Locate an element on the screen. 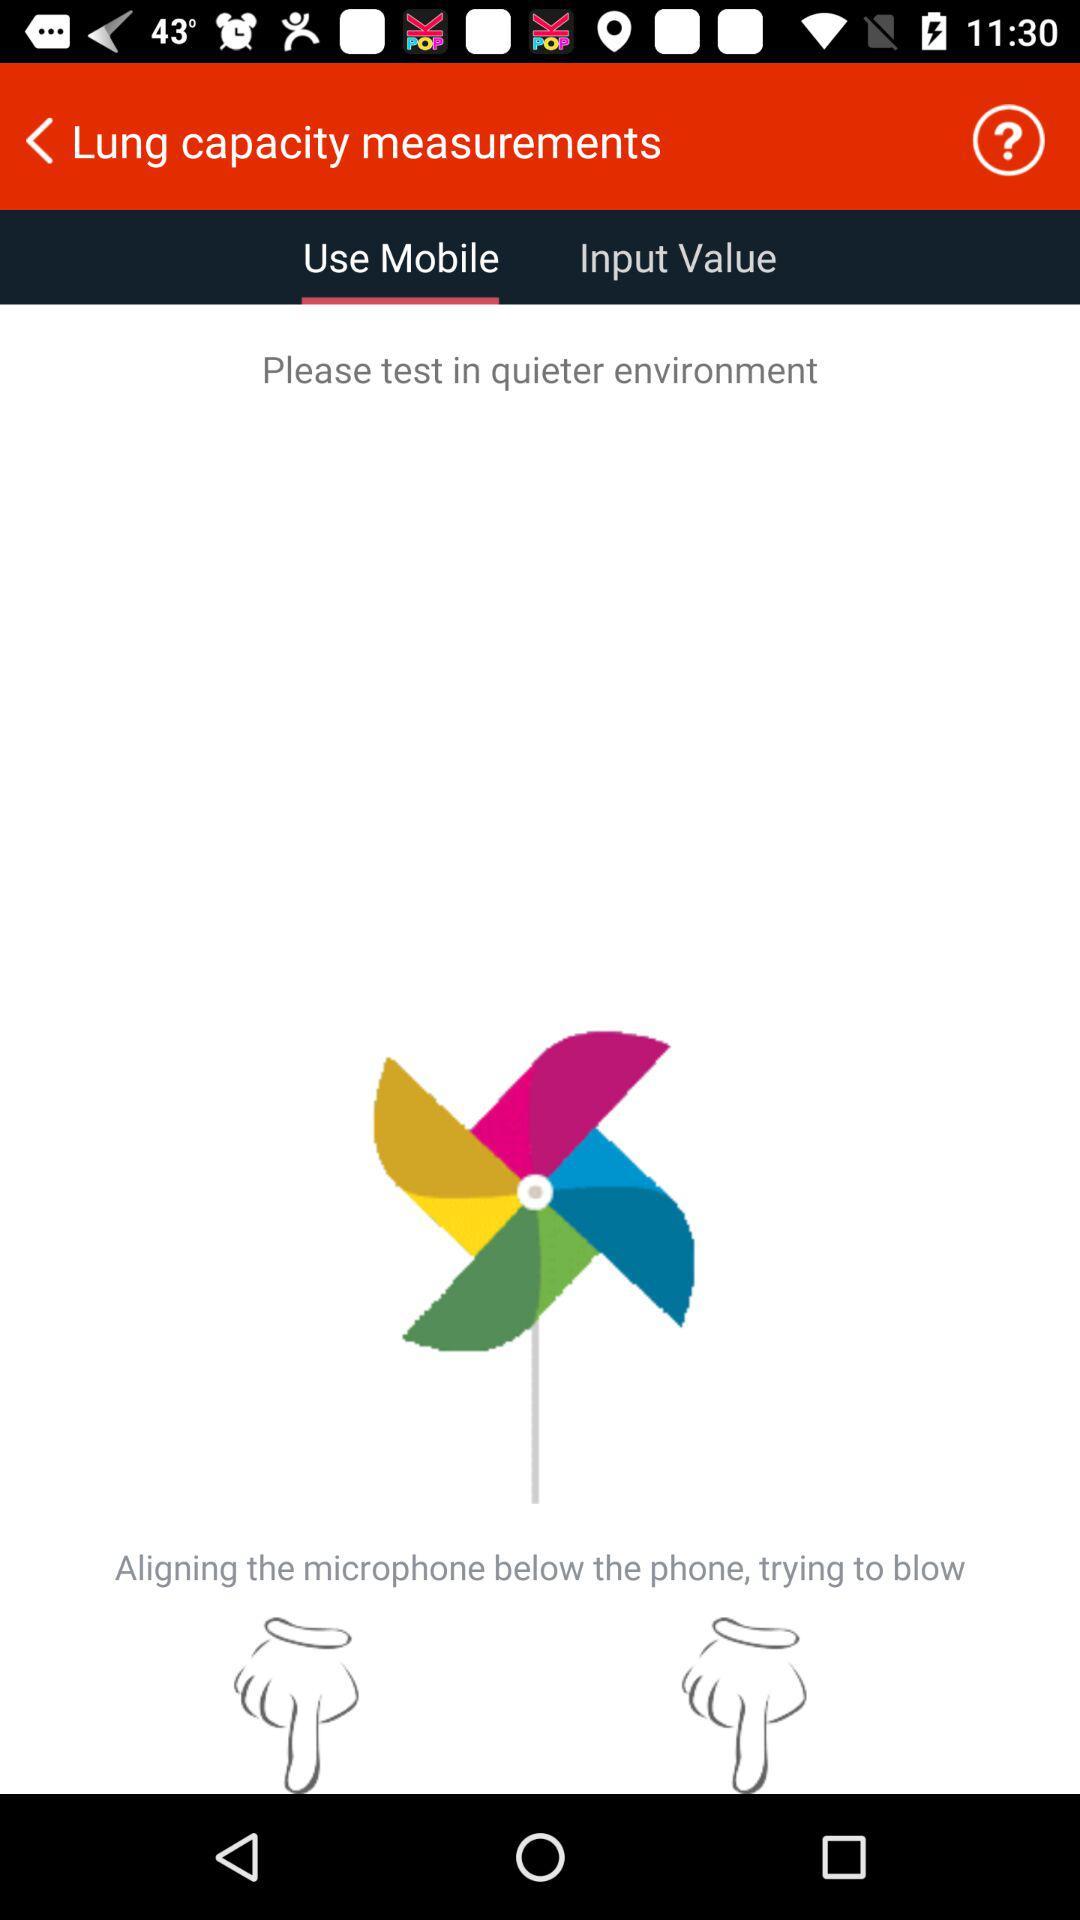 This screenshot has width=1080, height=1920. icon at the top right corner is located at coordinates (1008, 139).